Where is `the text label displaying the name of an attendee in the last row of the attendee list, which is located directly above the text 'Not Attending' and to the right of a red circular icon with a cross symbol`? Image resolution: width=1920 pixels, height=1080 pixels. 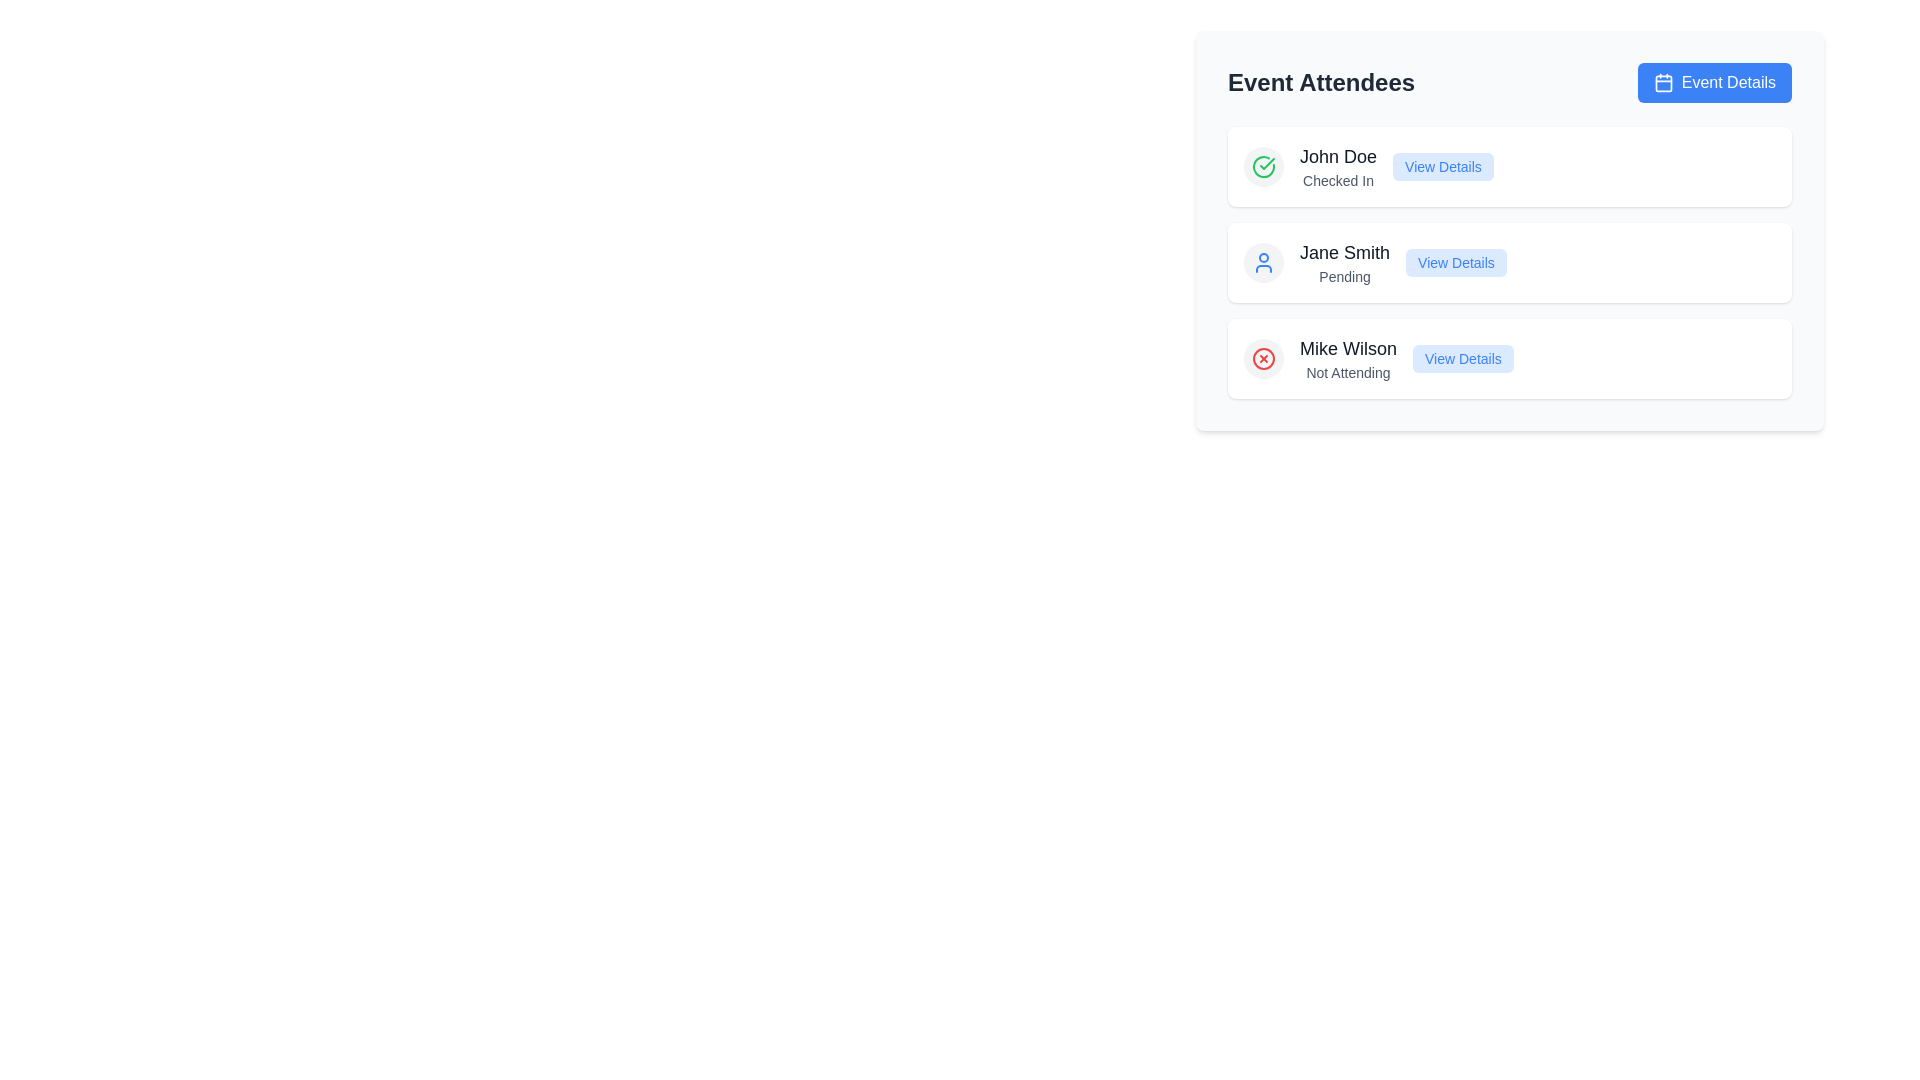
the text label displaying the name of an attendee in the last row of the attendee list, which is located directly above the text 'Not Attending' and to the right of a red circular icon with a cross symbol is located at coordinates (1348, 347).